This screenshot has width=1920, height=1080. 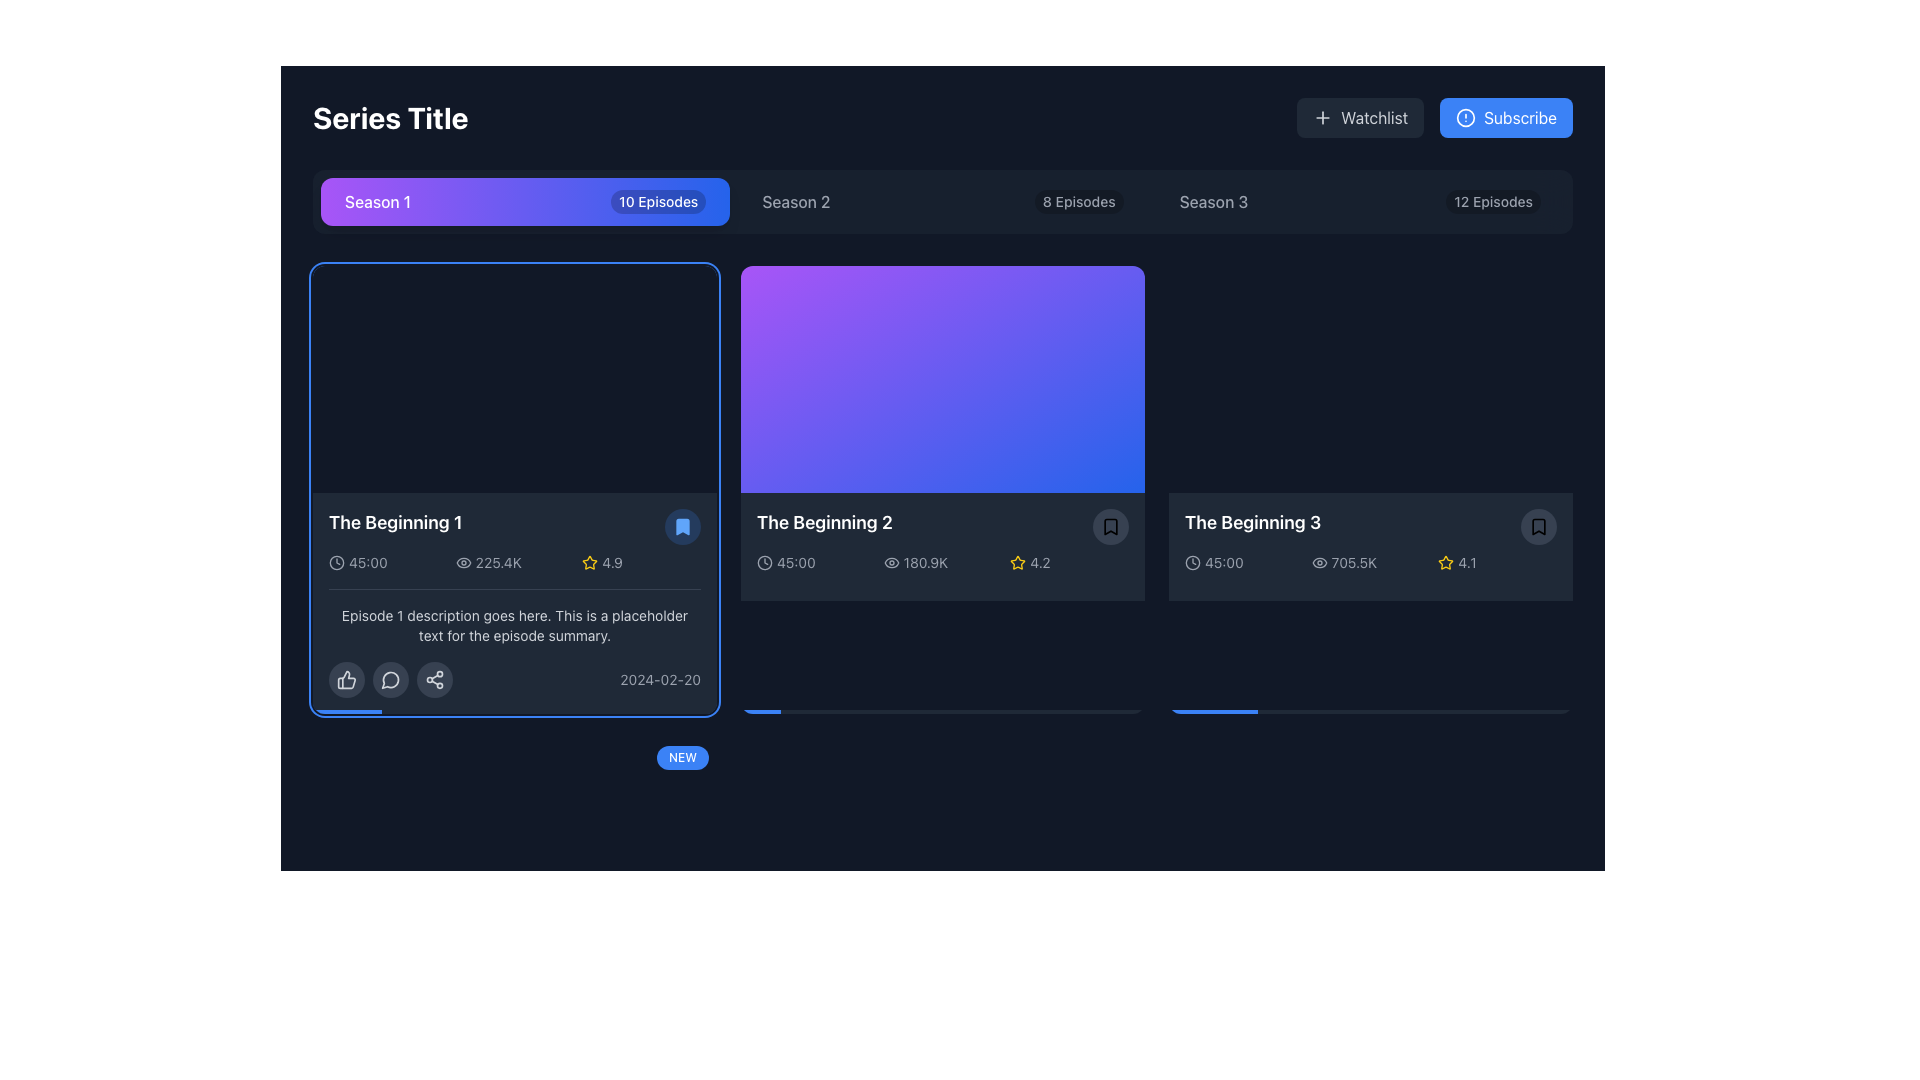 I want to click on the text label displaying the date '2024-02-20', which is styled in gray and located in the bottom-right corner of the card for 'The Beginning 1', so click(x=660, y=679).